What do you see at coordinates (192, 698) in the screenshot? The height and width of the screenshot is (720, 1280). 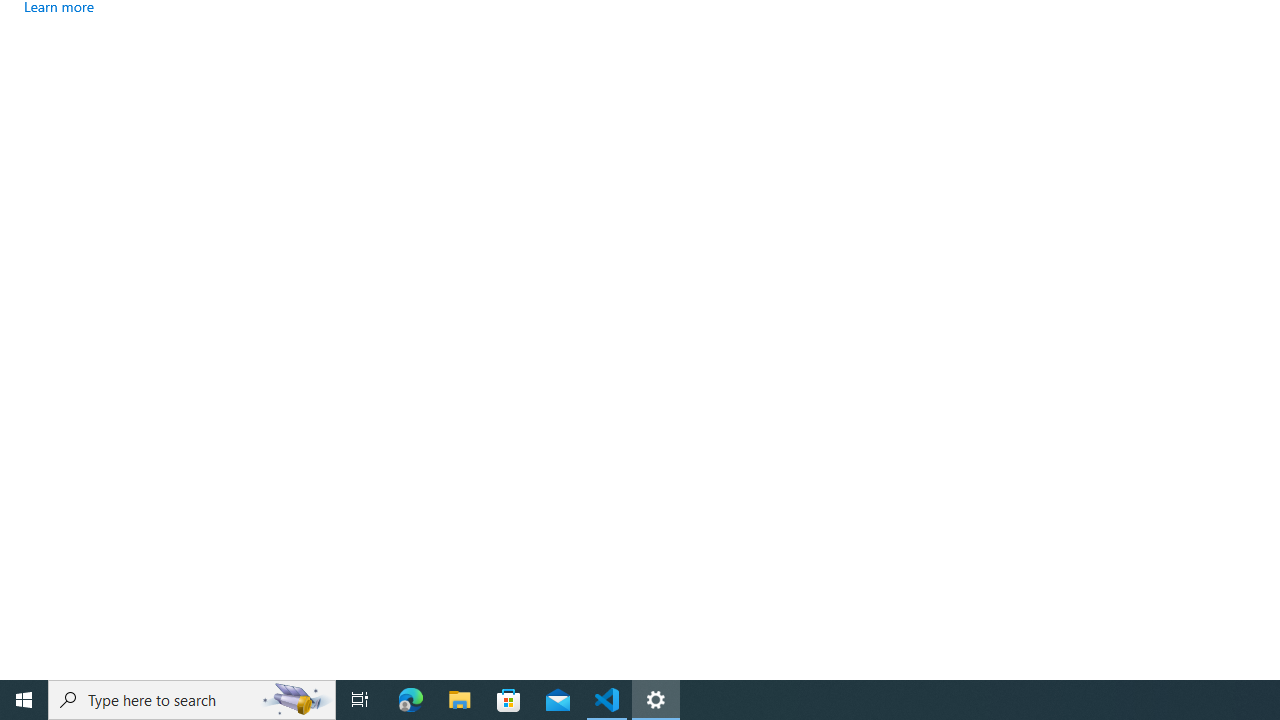 I see `'Type here to search'` at bounding box center [192, 698].